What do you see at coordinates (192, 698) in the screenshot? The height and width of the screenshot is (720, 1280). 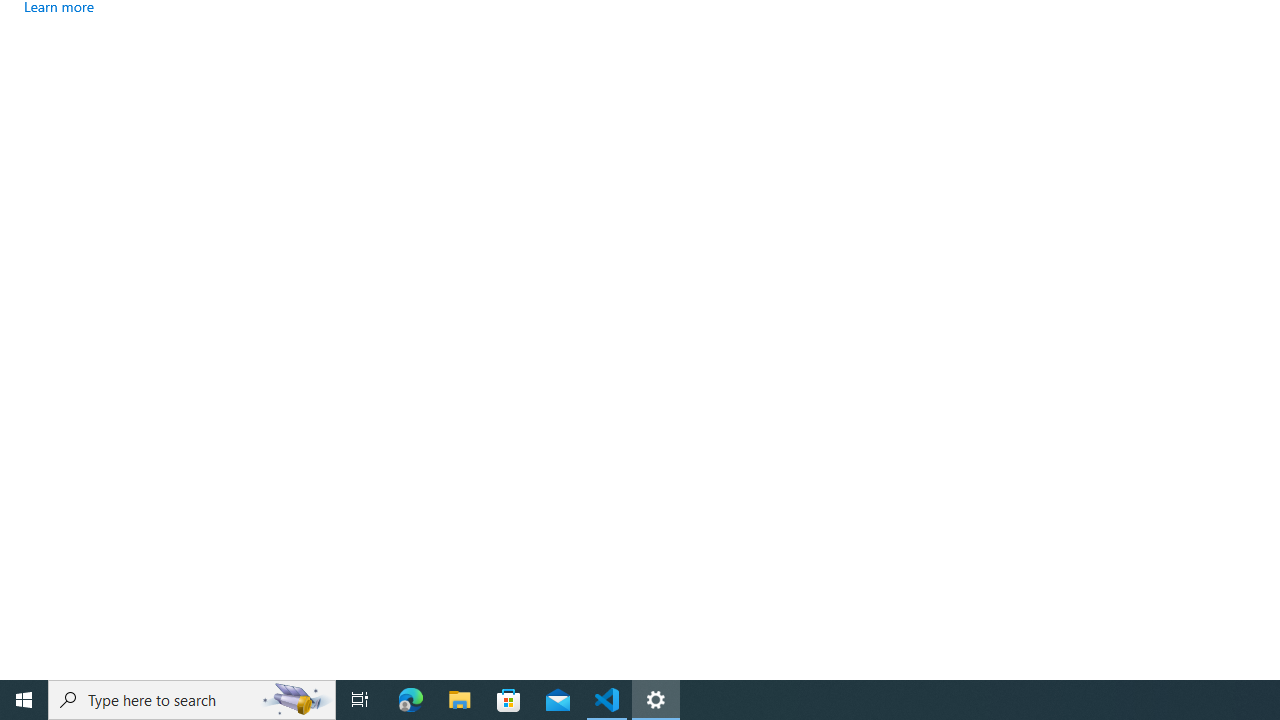 I see `'Type here to search'` at bounding box center [192, 698].